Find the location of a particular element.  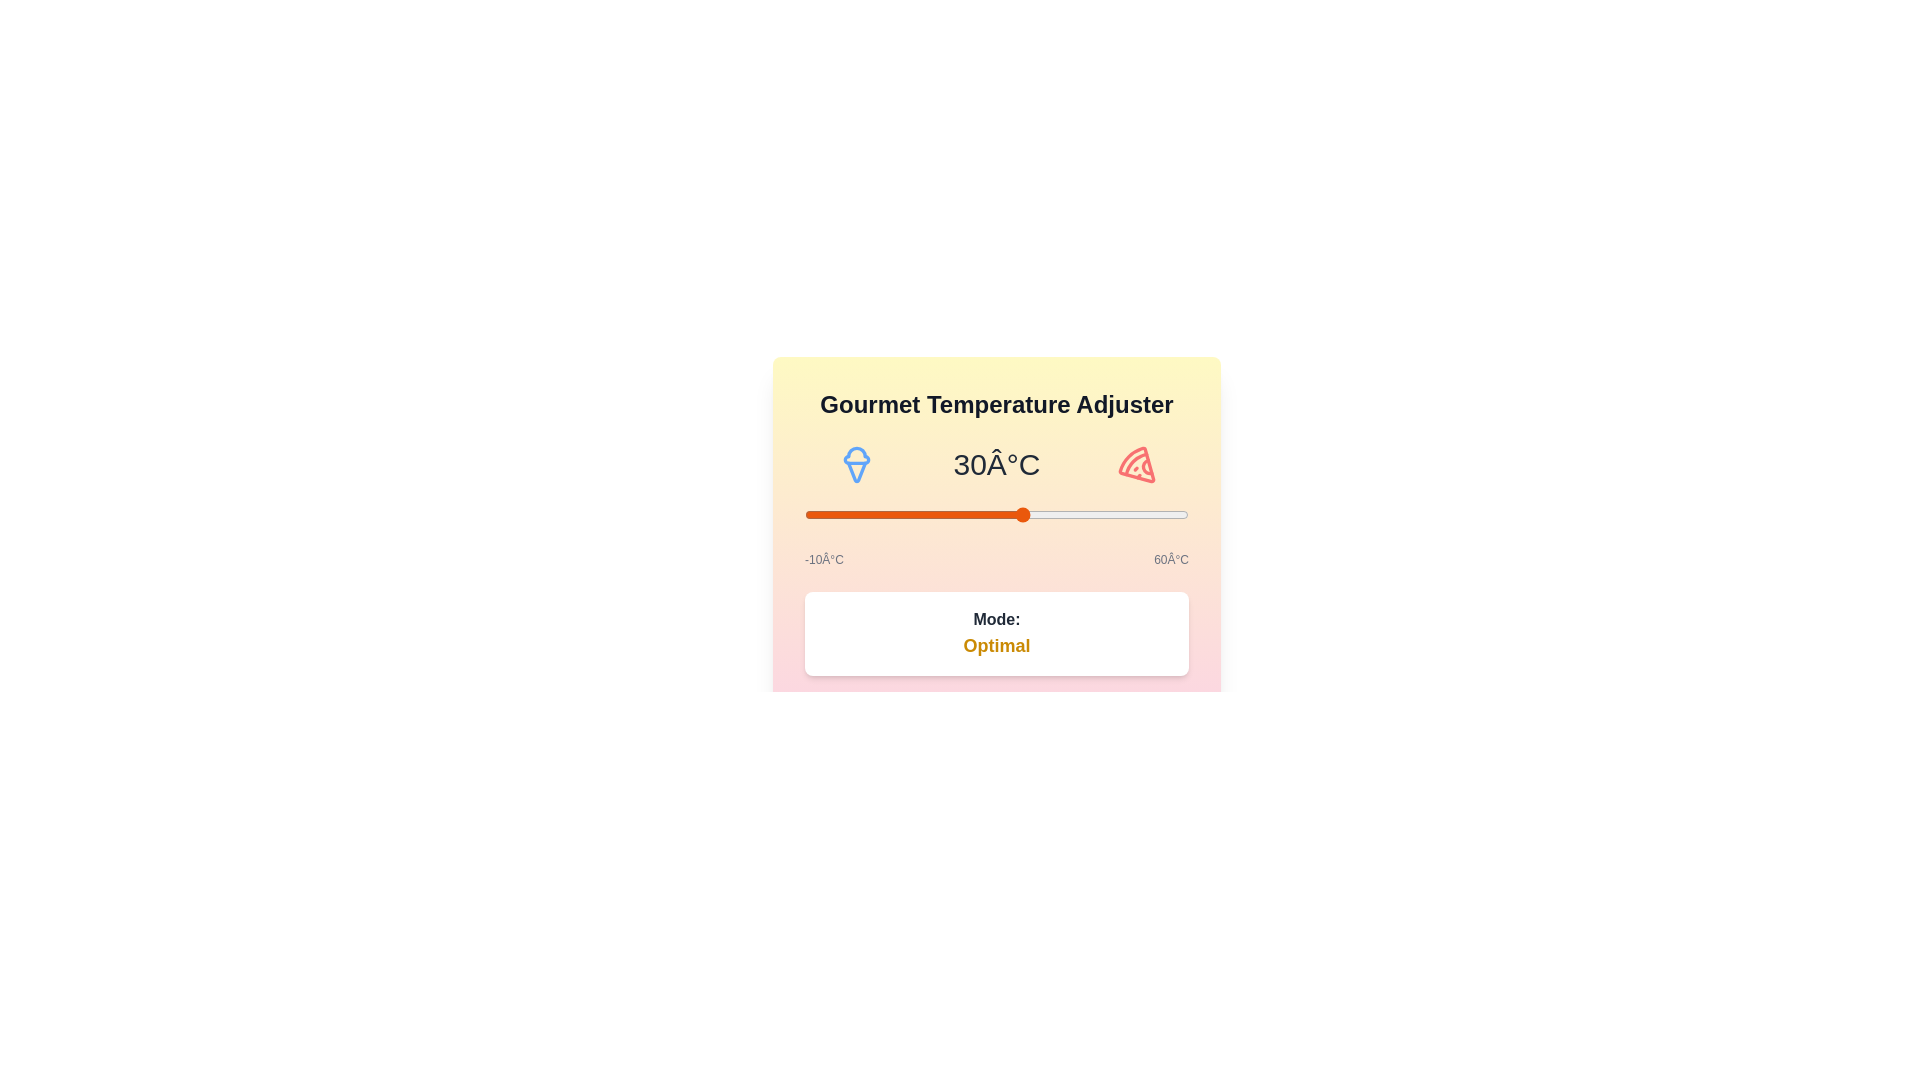

the temperature to 26°C using the slider is located at coordinates (1002, 514).